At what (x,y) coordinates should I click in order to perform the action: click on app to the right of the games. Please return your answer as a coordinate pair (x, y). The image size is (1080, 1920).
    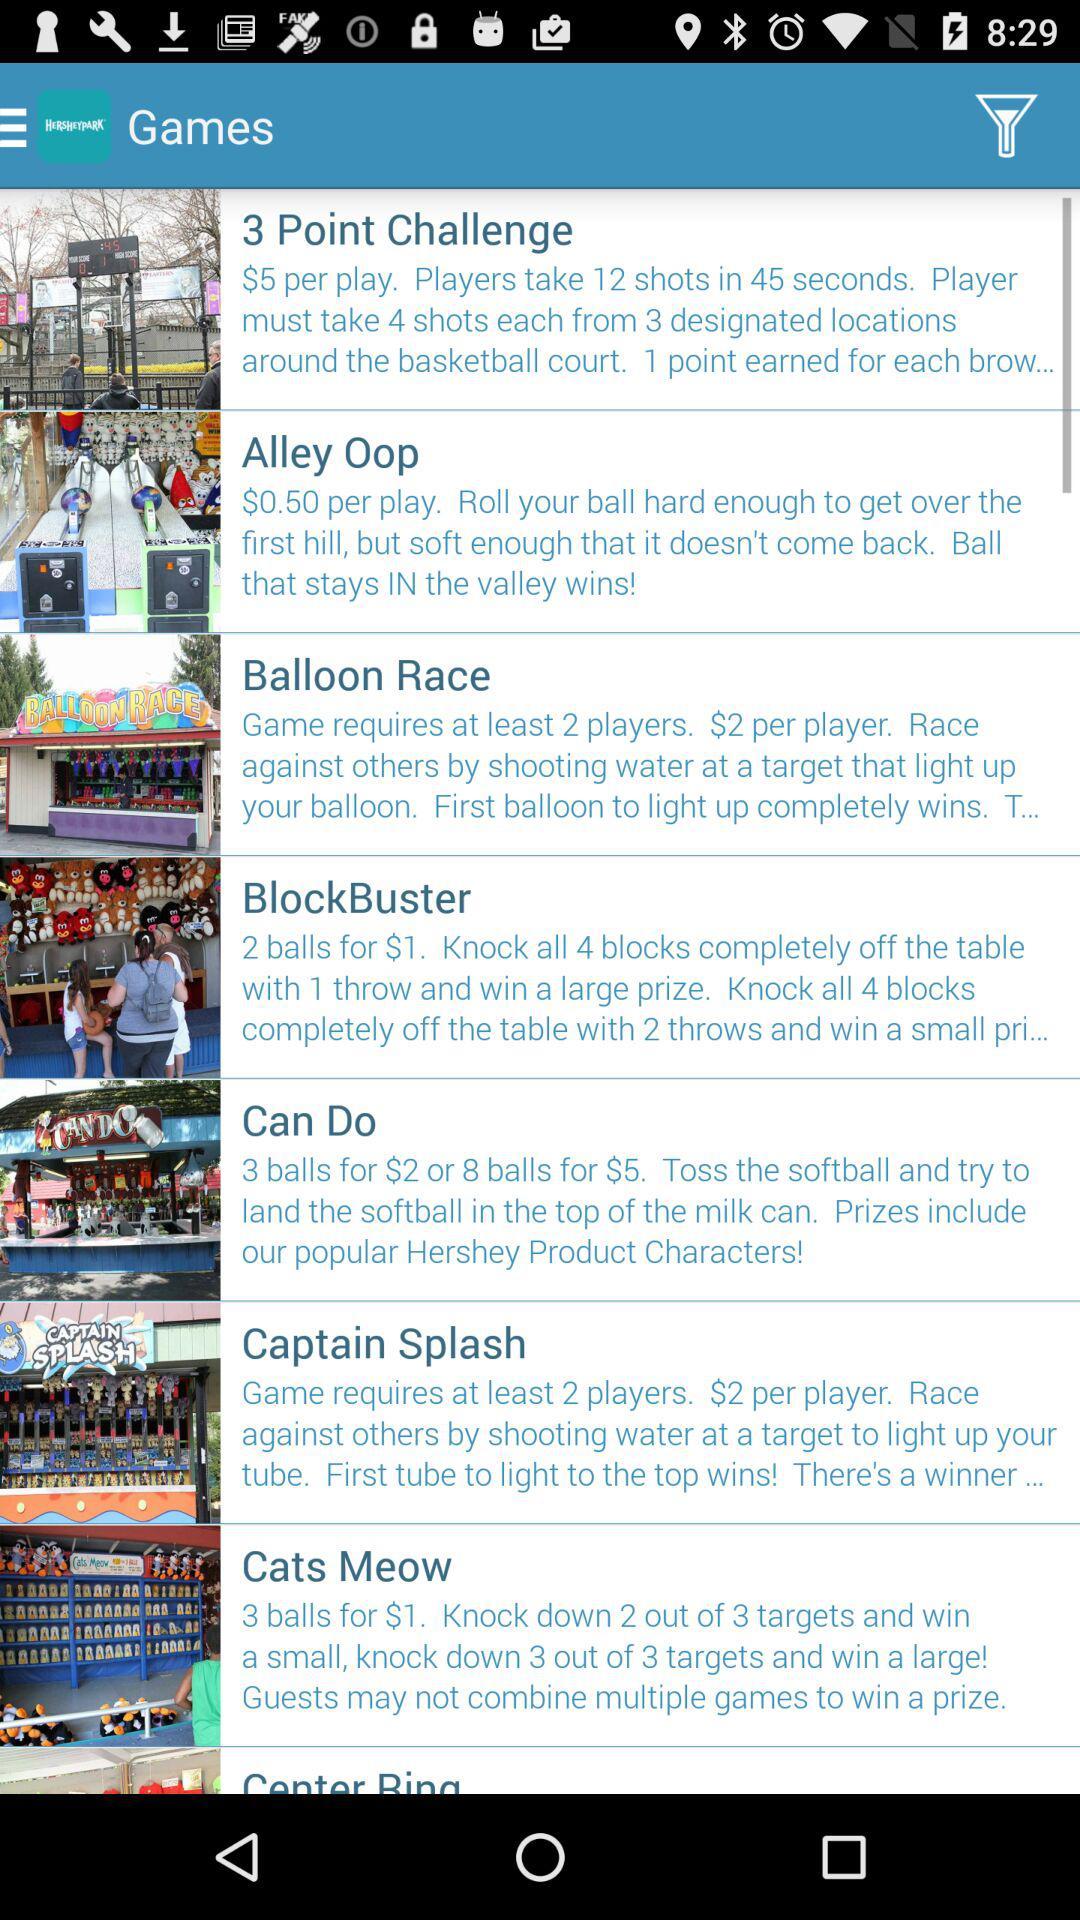
    Looking at the image, I should click on (1006, 124).